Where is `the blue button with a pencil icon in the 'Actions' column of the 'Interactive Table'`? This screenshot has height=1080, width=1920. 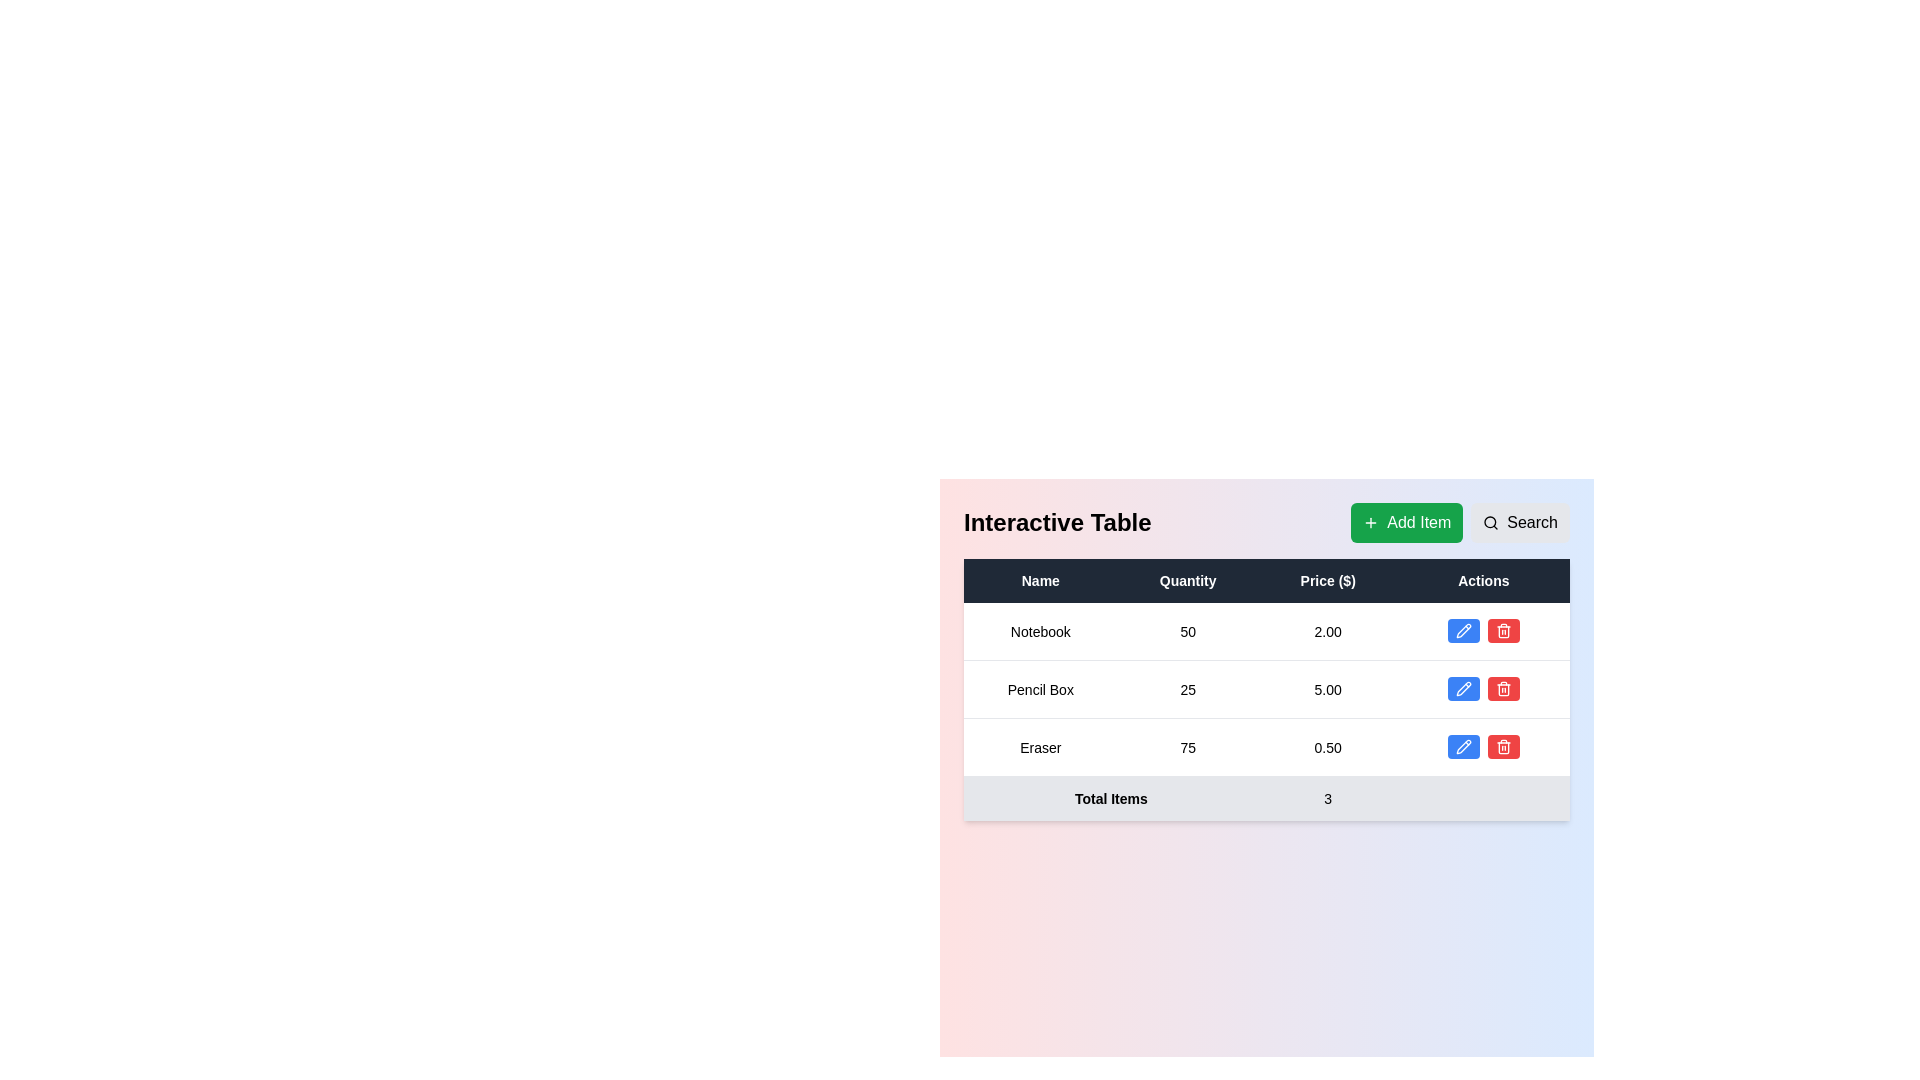
the blue button with a pencil icon in the 'Actions' column of the 'Interactive Table' is located at coordinates (1463, 631).